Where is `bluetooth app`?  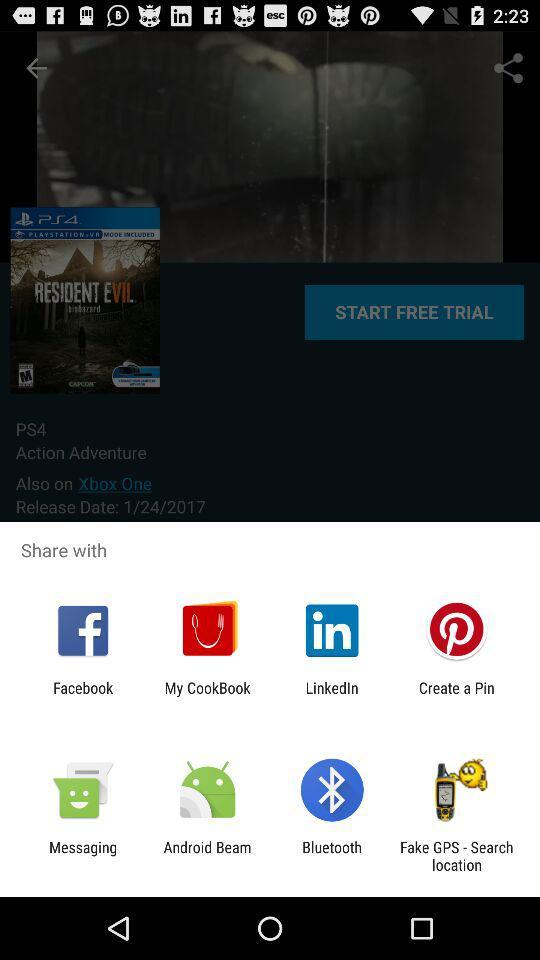 bluetooth app is located at coordinates (332, 855).